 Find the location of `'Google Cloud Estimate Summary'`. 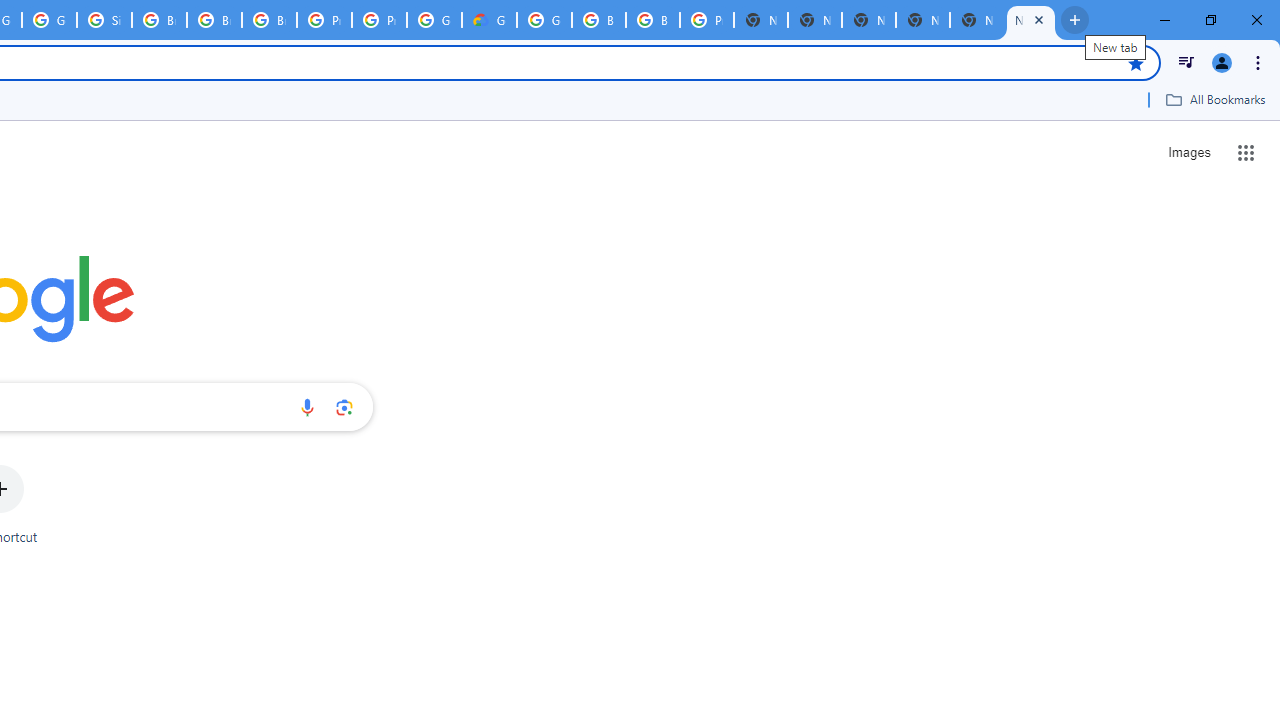

'Google Cloud Estimate Summary' is located at coordinates (489, 20).